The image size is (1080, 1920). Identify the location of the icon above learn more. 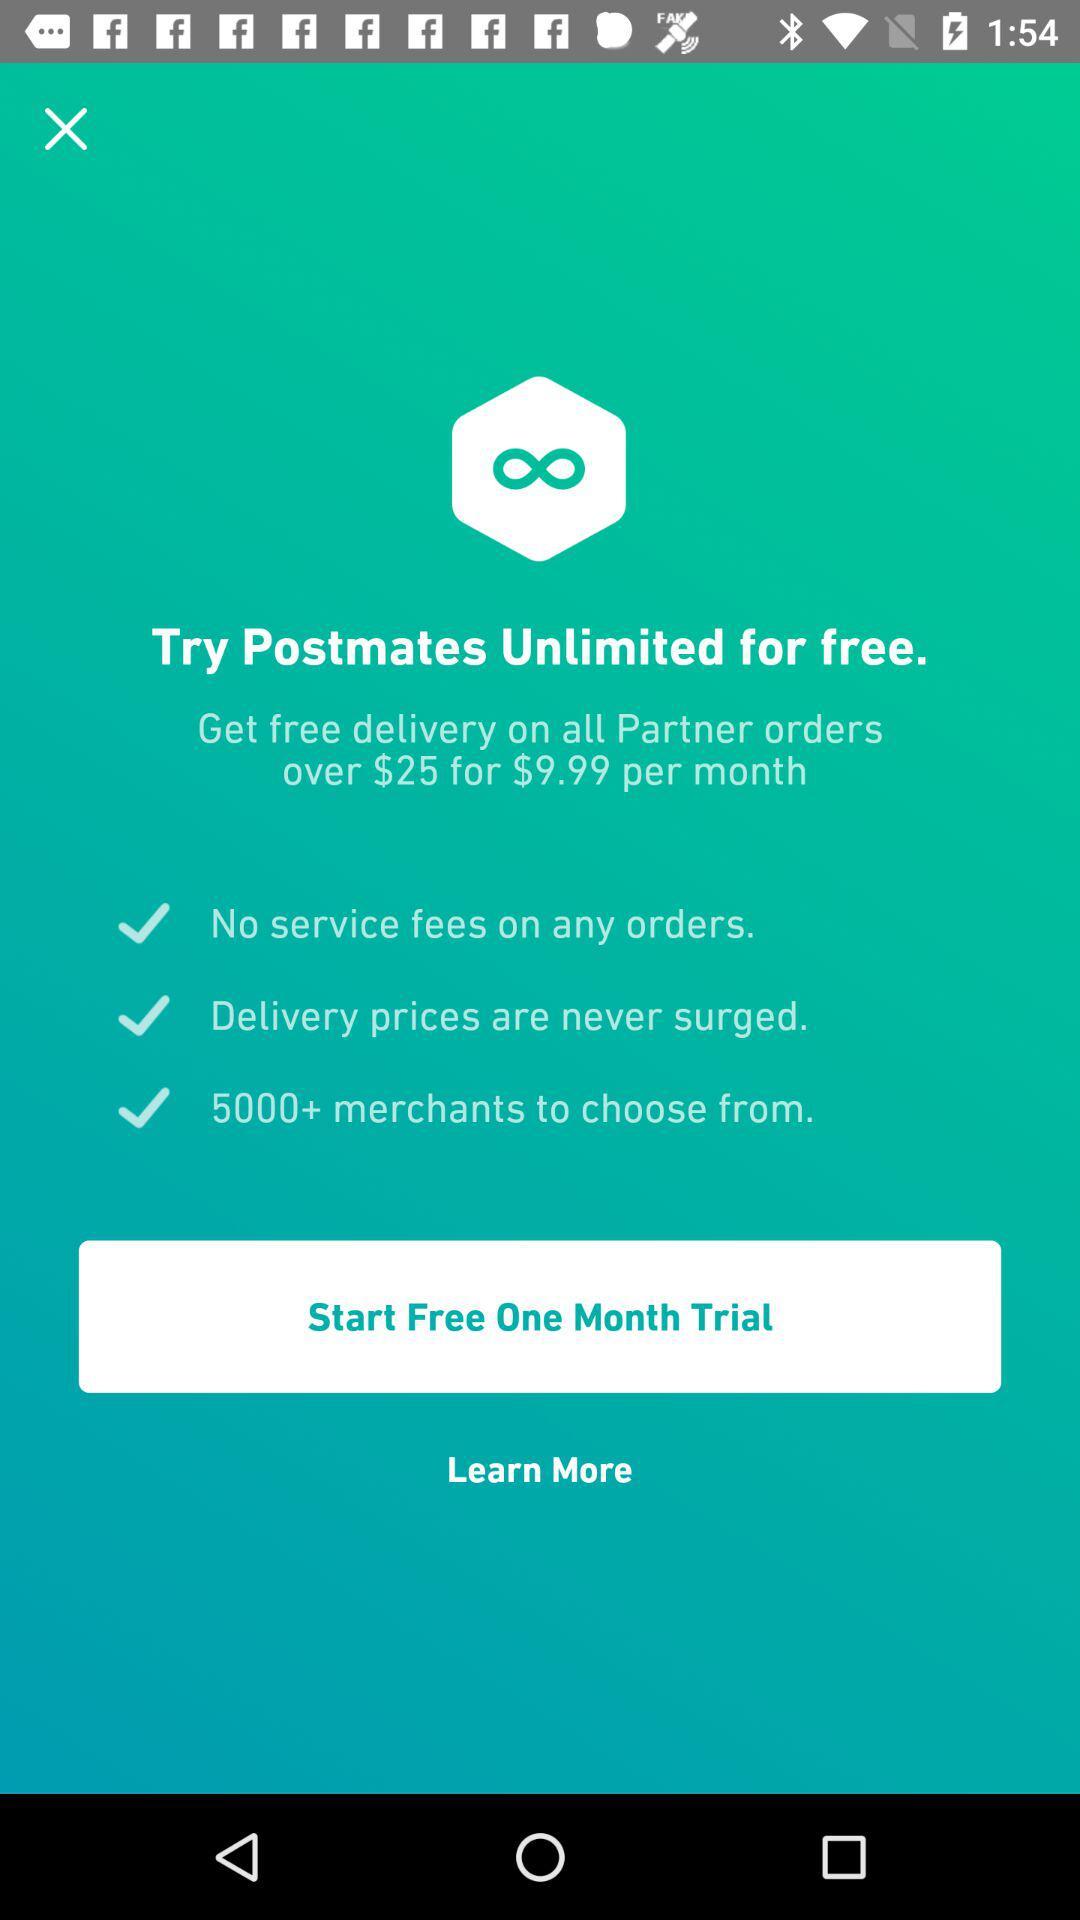
(540, 1316).